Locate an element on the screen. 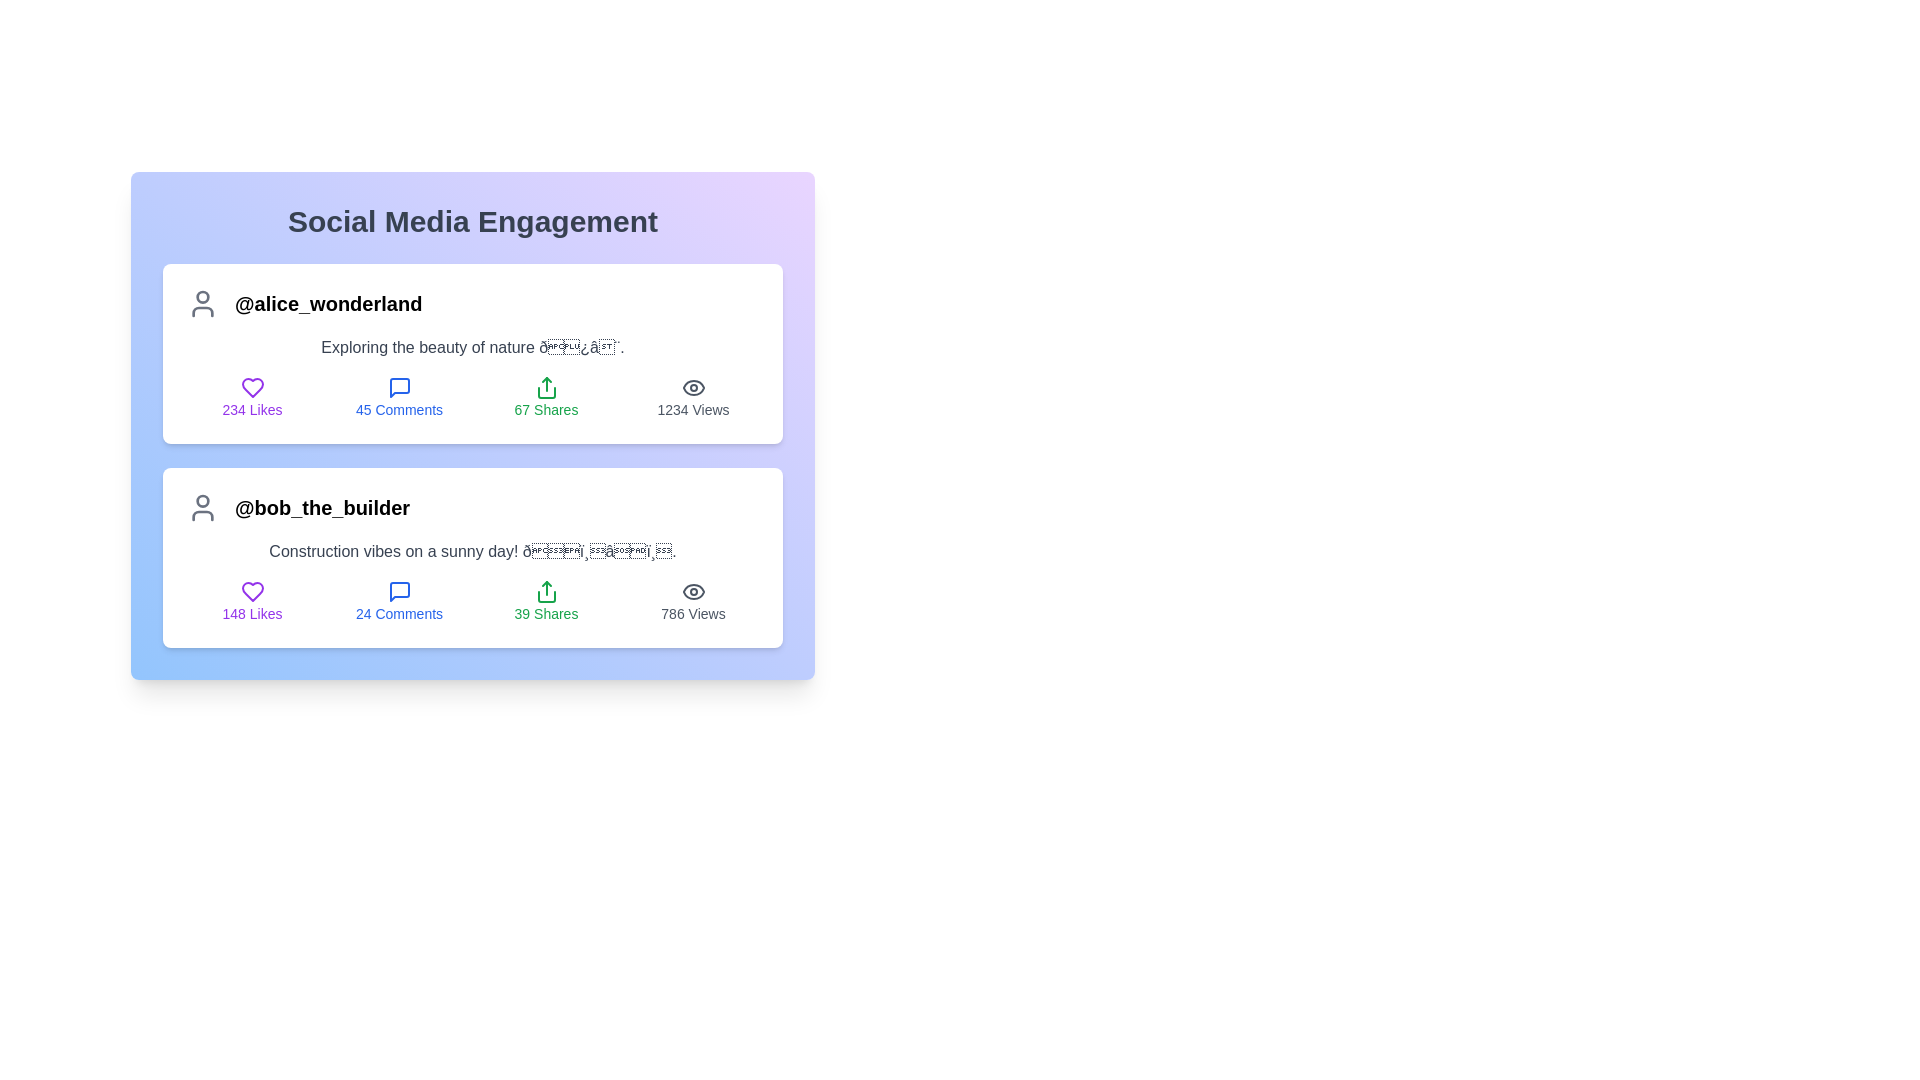 The height and width of the screenshot is (1080, 1920). the interactive button or link for comments related to the post from '@bob_the_builder' to observe styling transitions is located at coordinates (399, 600).